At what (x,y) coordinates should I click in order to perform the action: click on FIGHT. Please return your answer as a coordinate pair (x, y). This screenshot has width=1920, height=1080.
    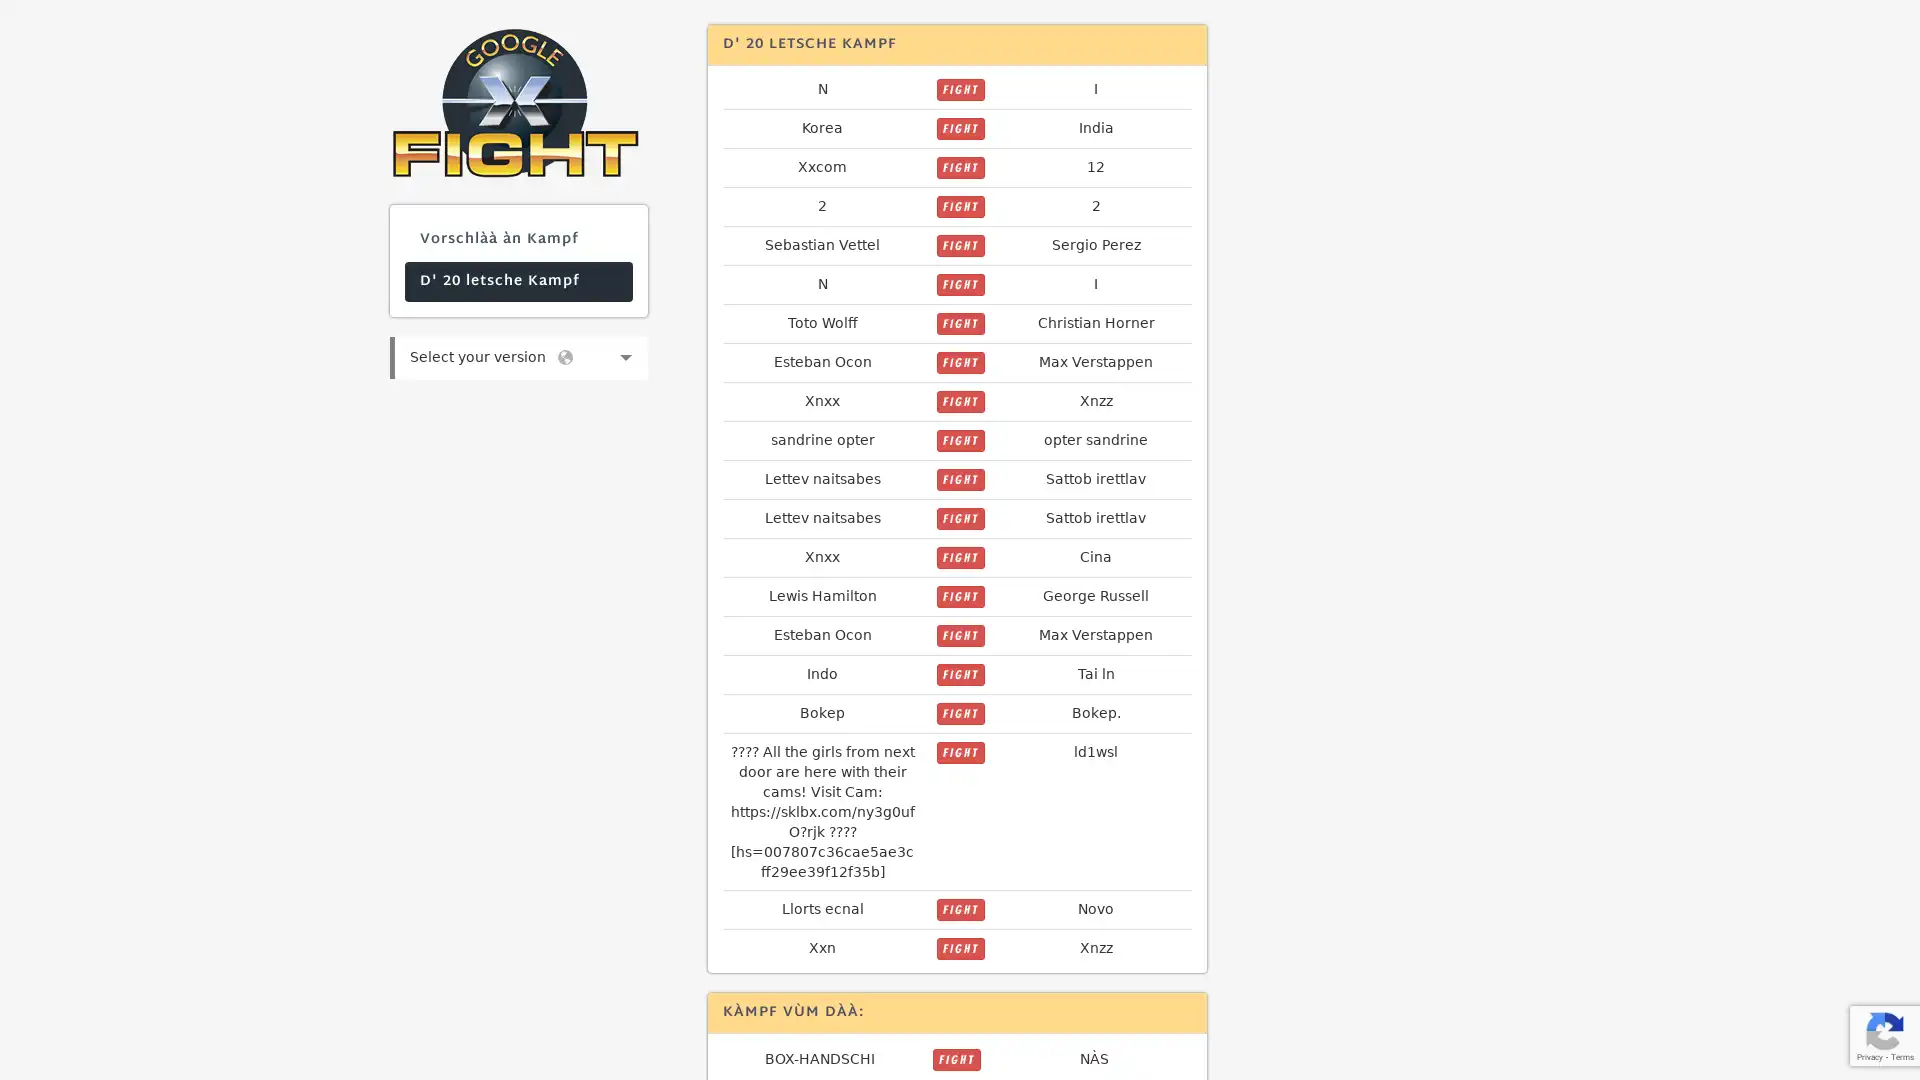
    Looking at the image, I should click on (960, 479).